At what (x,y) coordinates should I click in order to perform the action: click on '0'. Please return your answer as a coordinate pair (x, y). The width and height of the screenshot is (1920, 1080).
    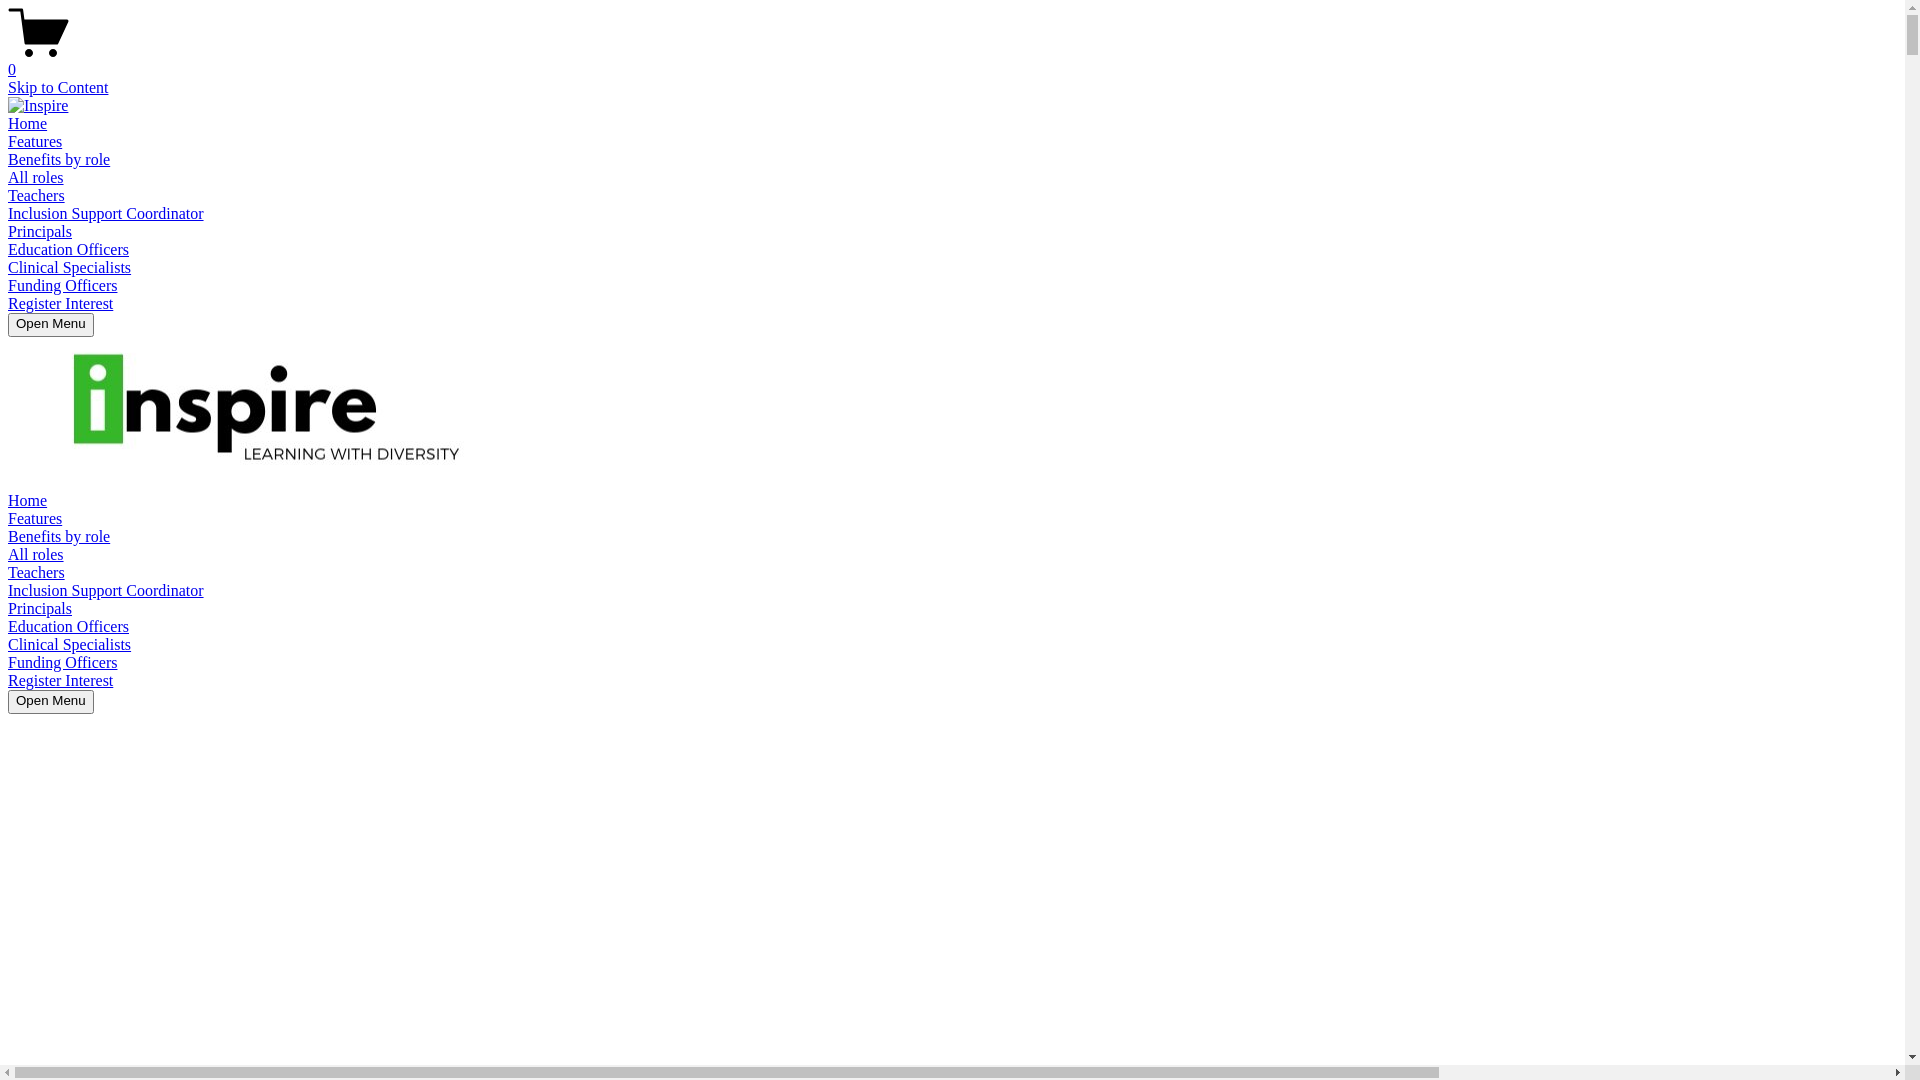
    Looking at the image, I should click on (8, 60).